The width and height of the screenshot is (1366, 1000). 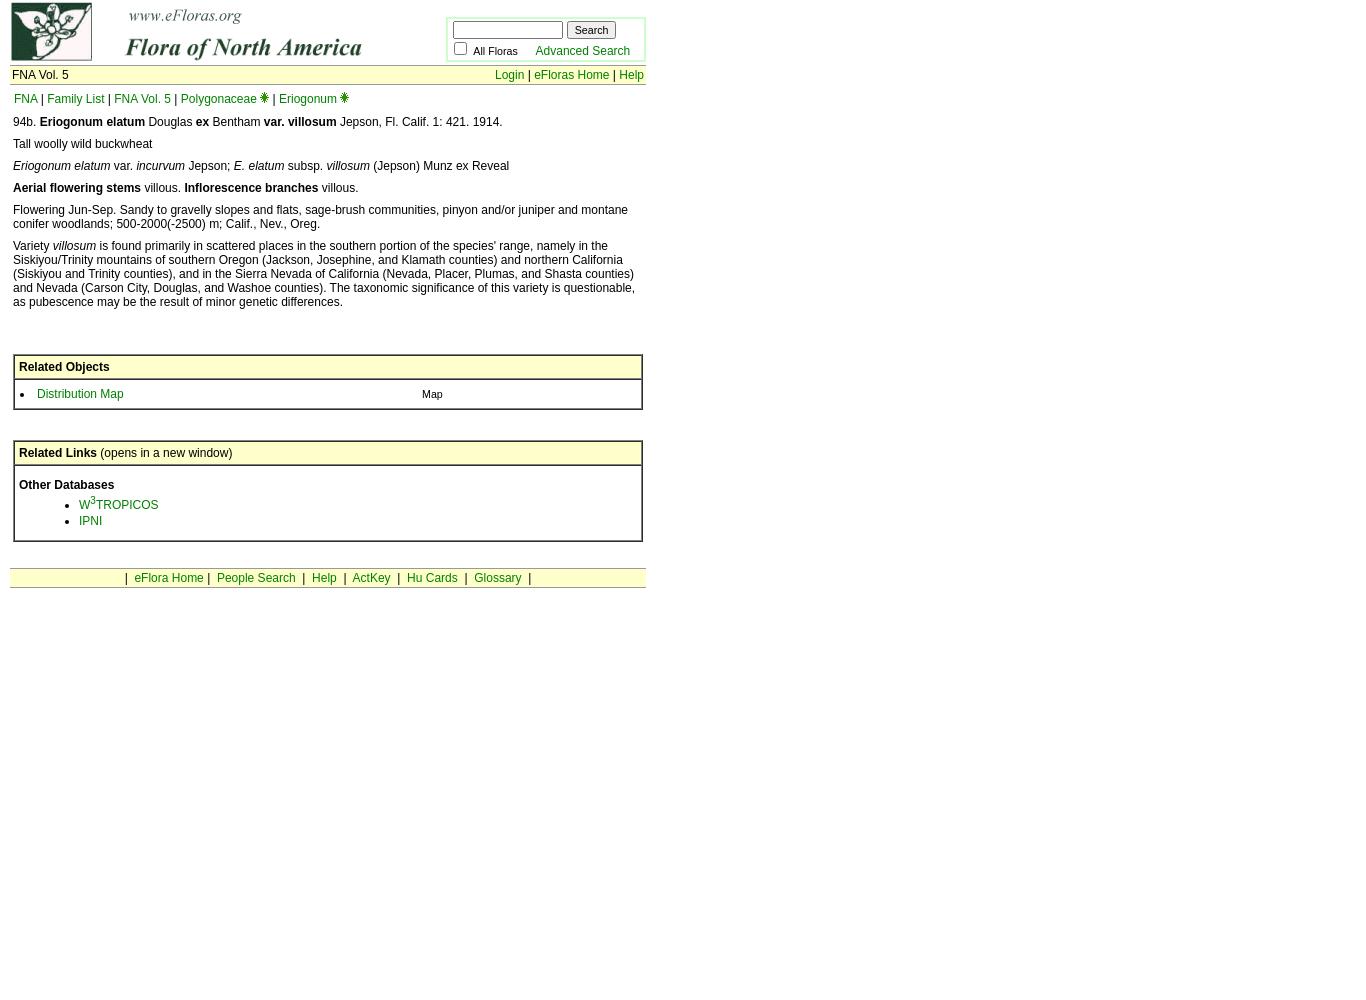 What do you see at coordinates (183, 166) in the screenshot?
I see `'Jepson;'` at bounding box center [183, 166].